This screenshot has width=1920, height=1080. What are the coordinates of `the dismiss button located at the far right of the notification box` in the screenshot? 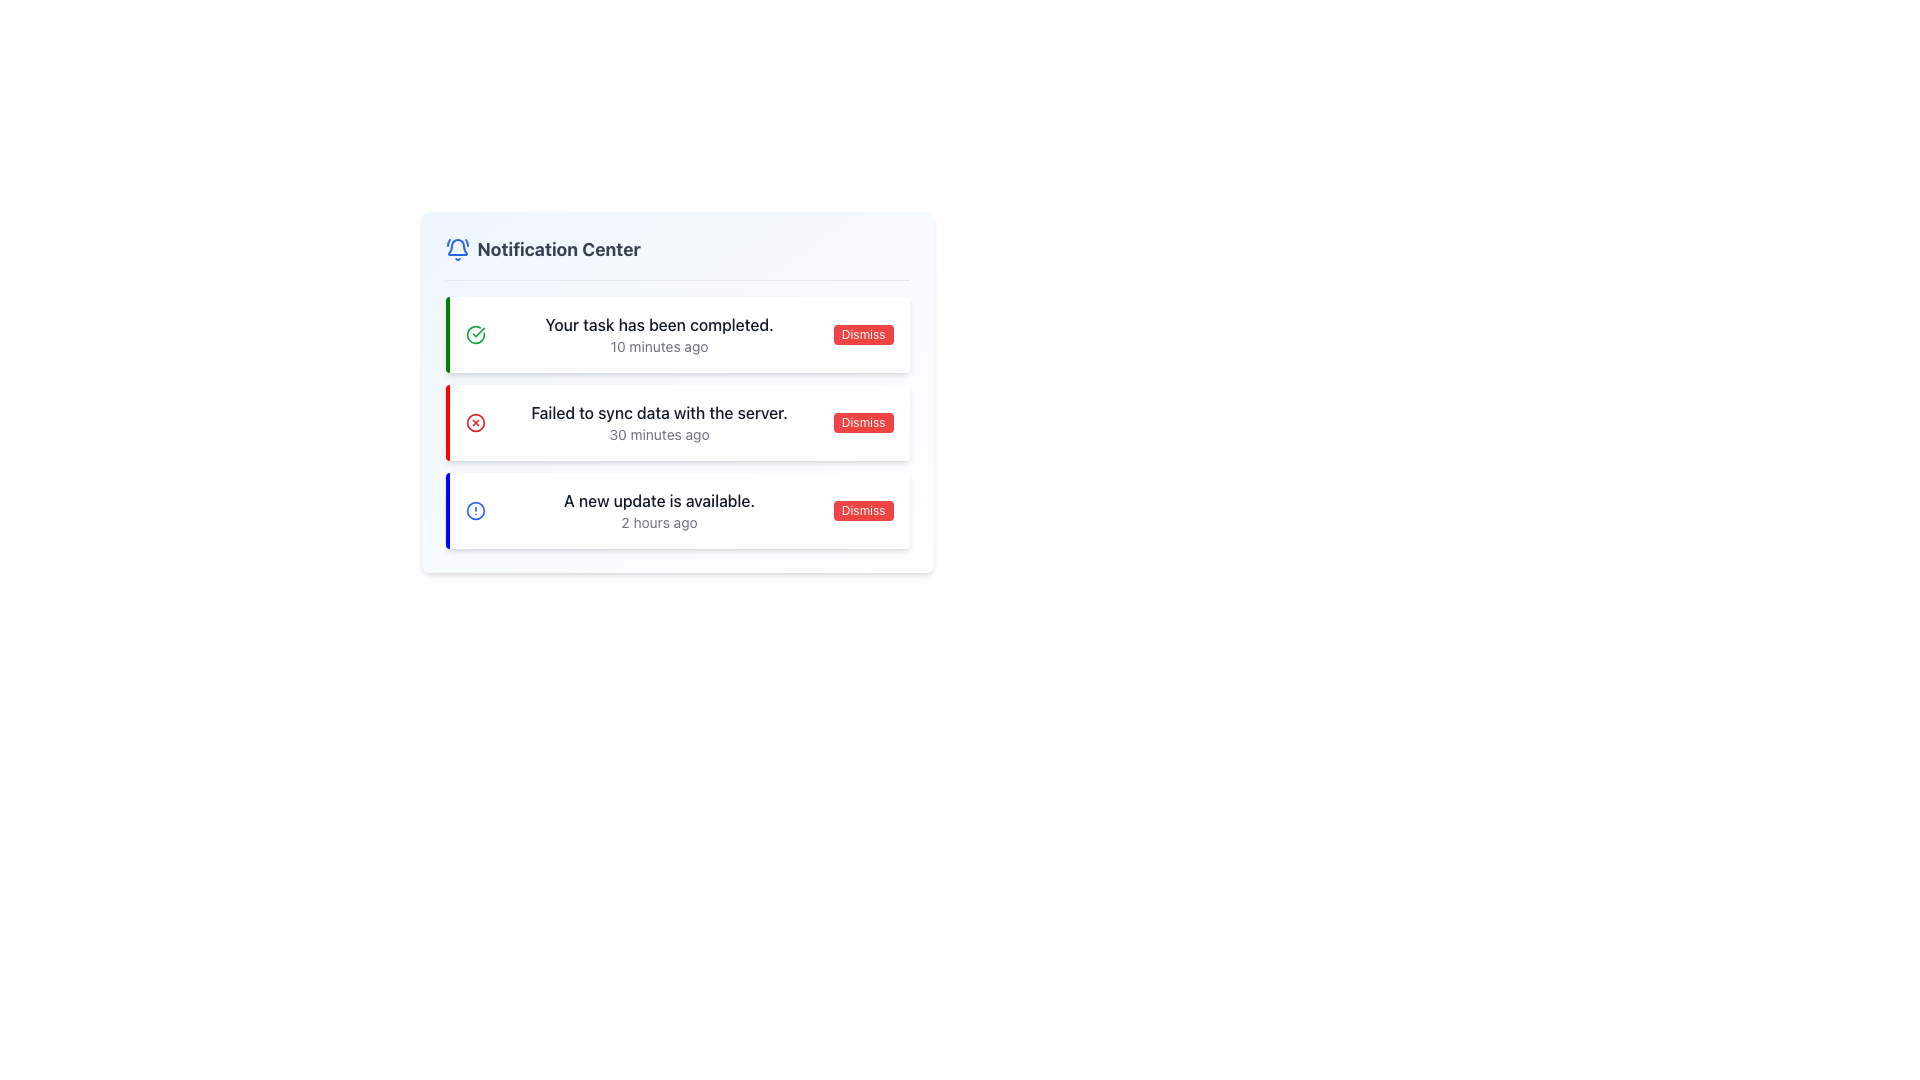 It's located at (863, 334).